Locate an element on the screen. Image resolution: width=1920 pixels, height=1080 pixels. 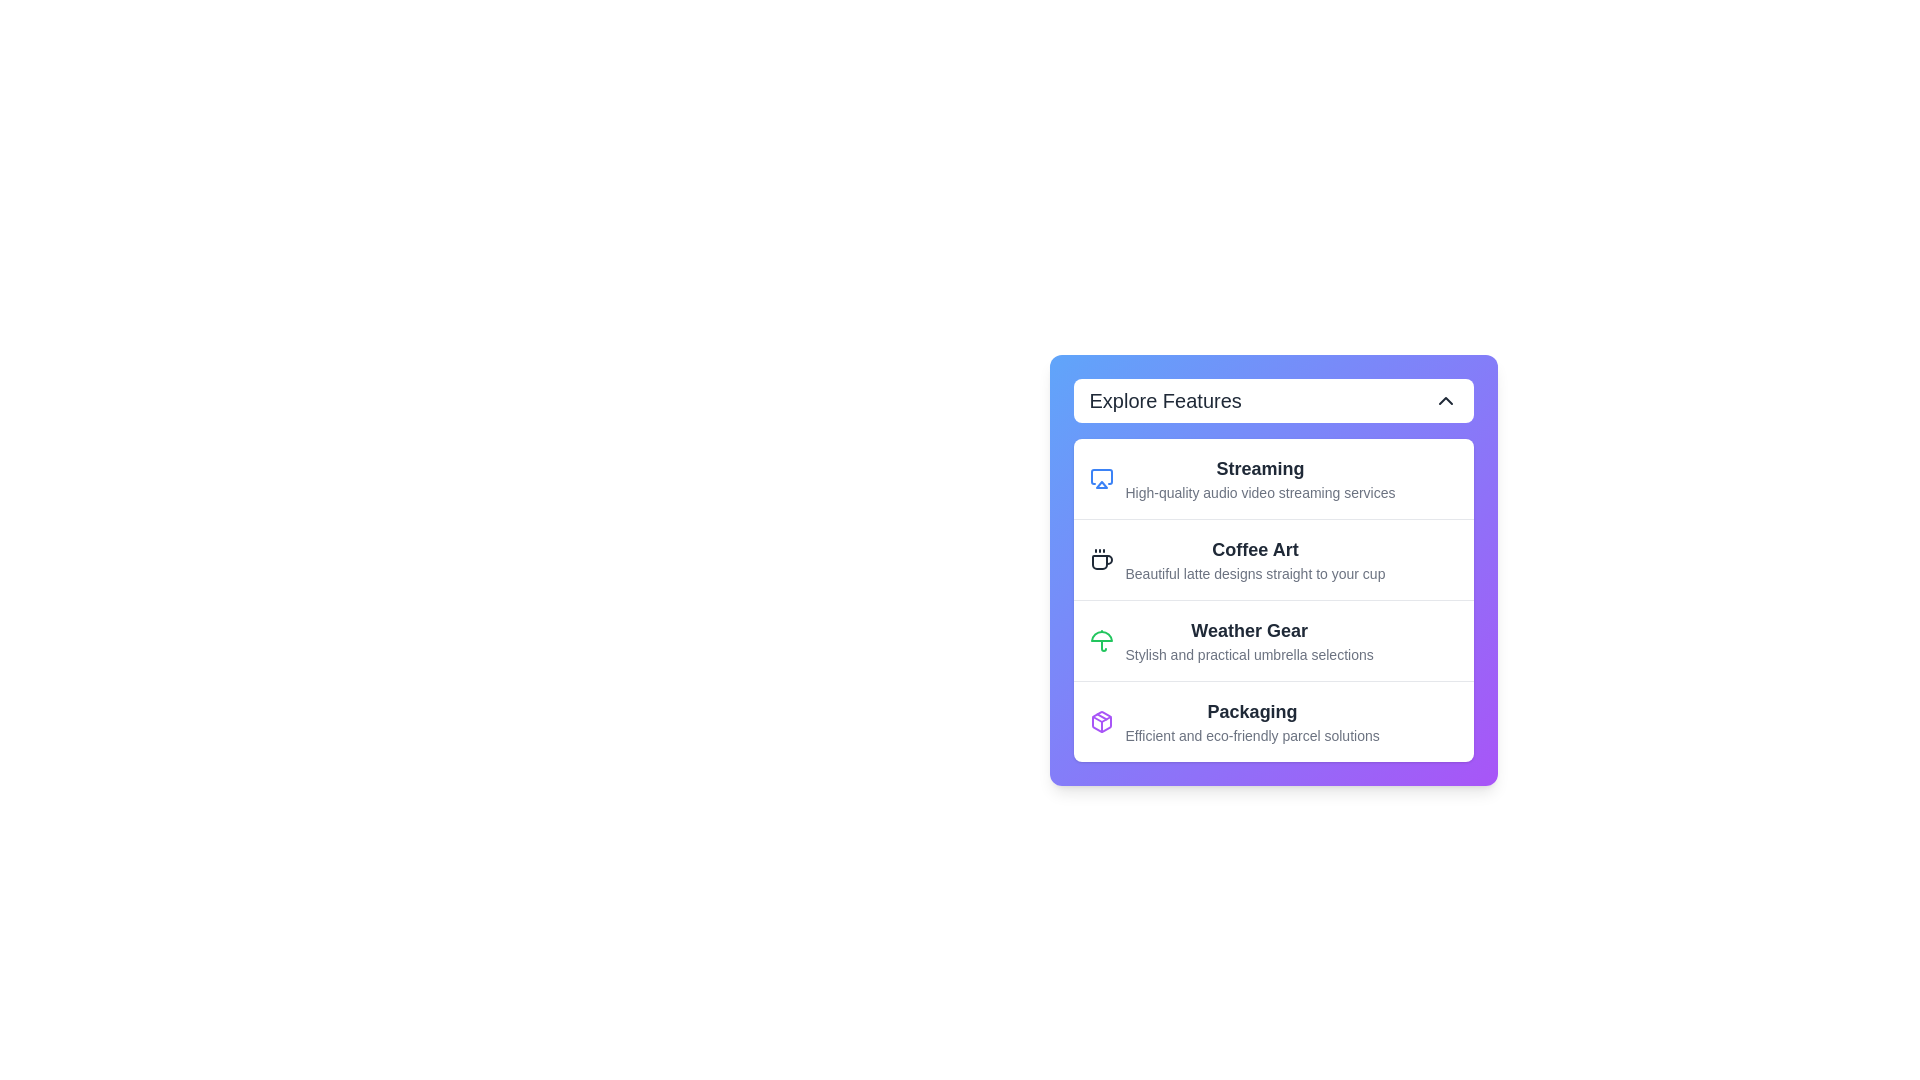
the gray text that reads 'Efficient and eco-friendly parcel solutions', located under the bold header 'Packaging' is located at coordinates (1251, 736).